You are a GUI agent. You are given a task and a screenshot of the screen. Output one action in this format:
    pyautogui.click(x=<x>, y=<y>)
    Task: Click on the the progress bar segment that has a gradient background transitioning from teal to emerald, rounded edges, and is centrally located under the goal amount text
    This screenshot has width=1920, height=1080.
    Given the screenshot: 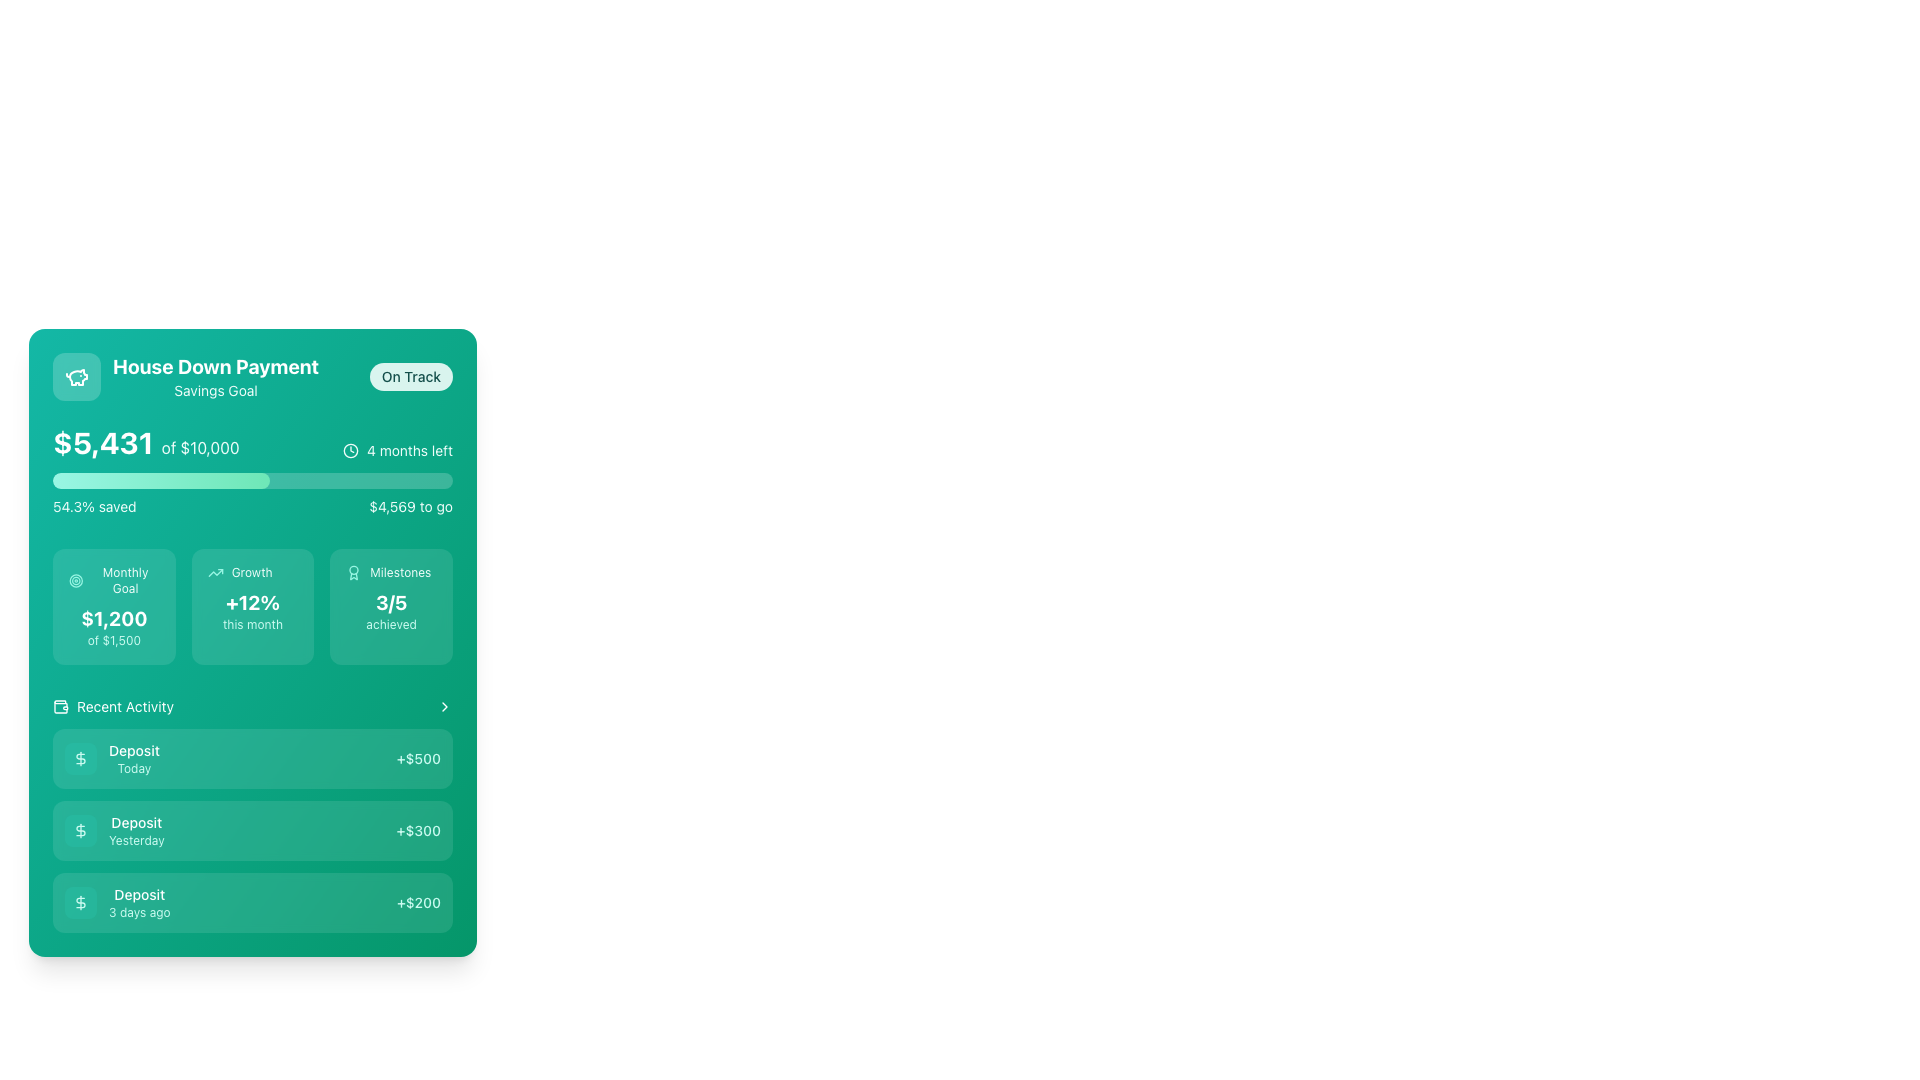 What is the action you would take?
    pyautogui.click(x=161, y=481)
    